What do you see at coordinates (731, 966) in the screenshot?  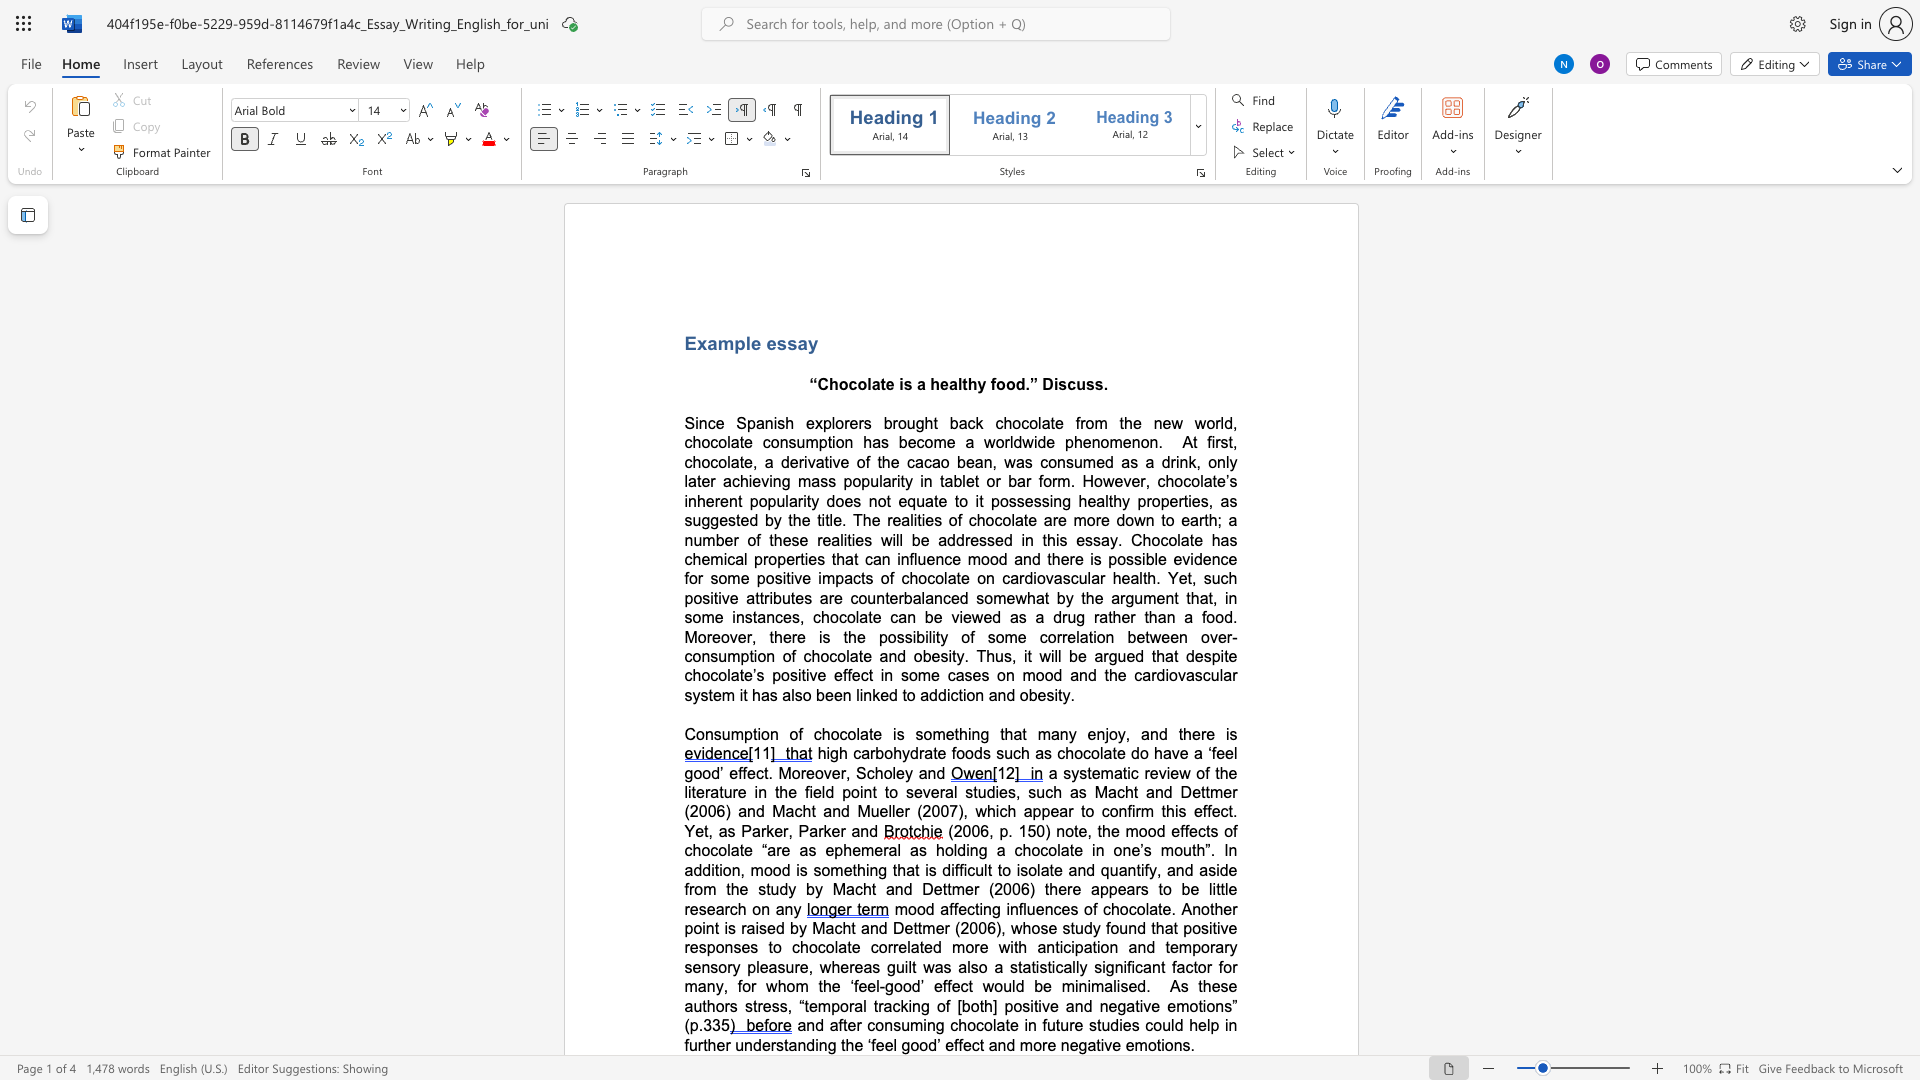 I see `the subset text "y pl" within the text "mood affecting influences of chocolate. Another point is raised by Macht and Dettmer (2006), whose study found that positive responses to chocolate correlated more with anticipation and temporary sensory pleasure,"` at bounding box center [731, 966].